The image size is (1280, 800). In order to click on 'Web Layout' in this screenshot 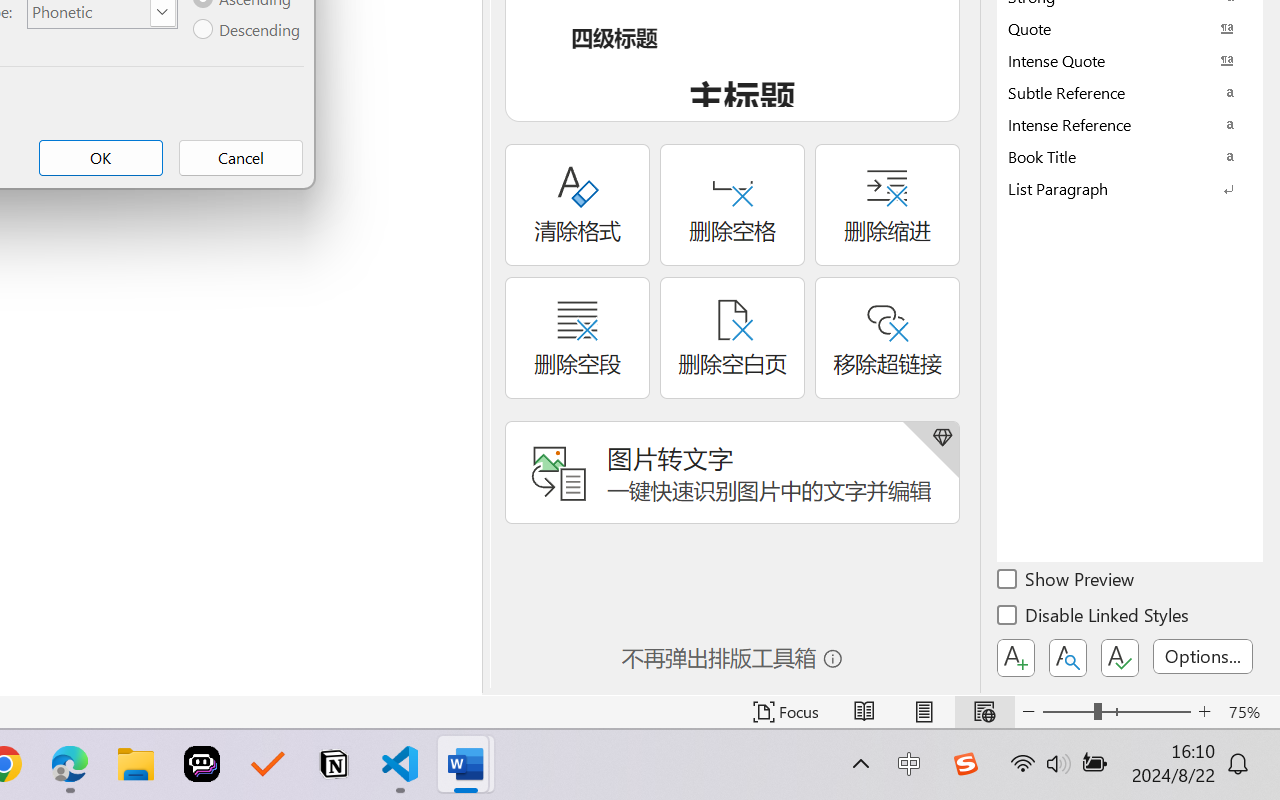, I will do `click(984, 711)`.